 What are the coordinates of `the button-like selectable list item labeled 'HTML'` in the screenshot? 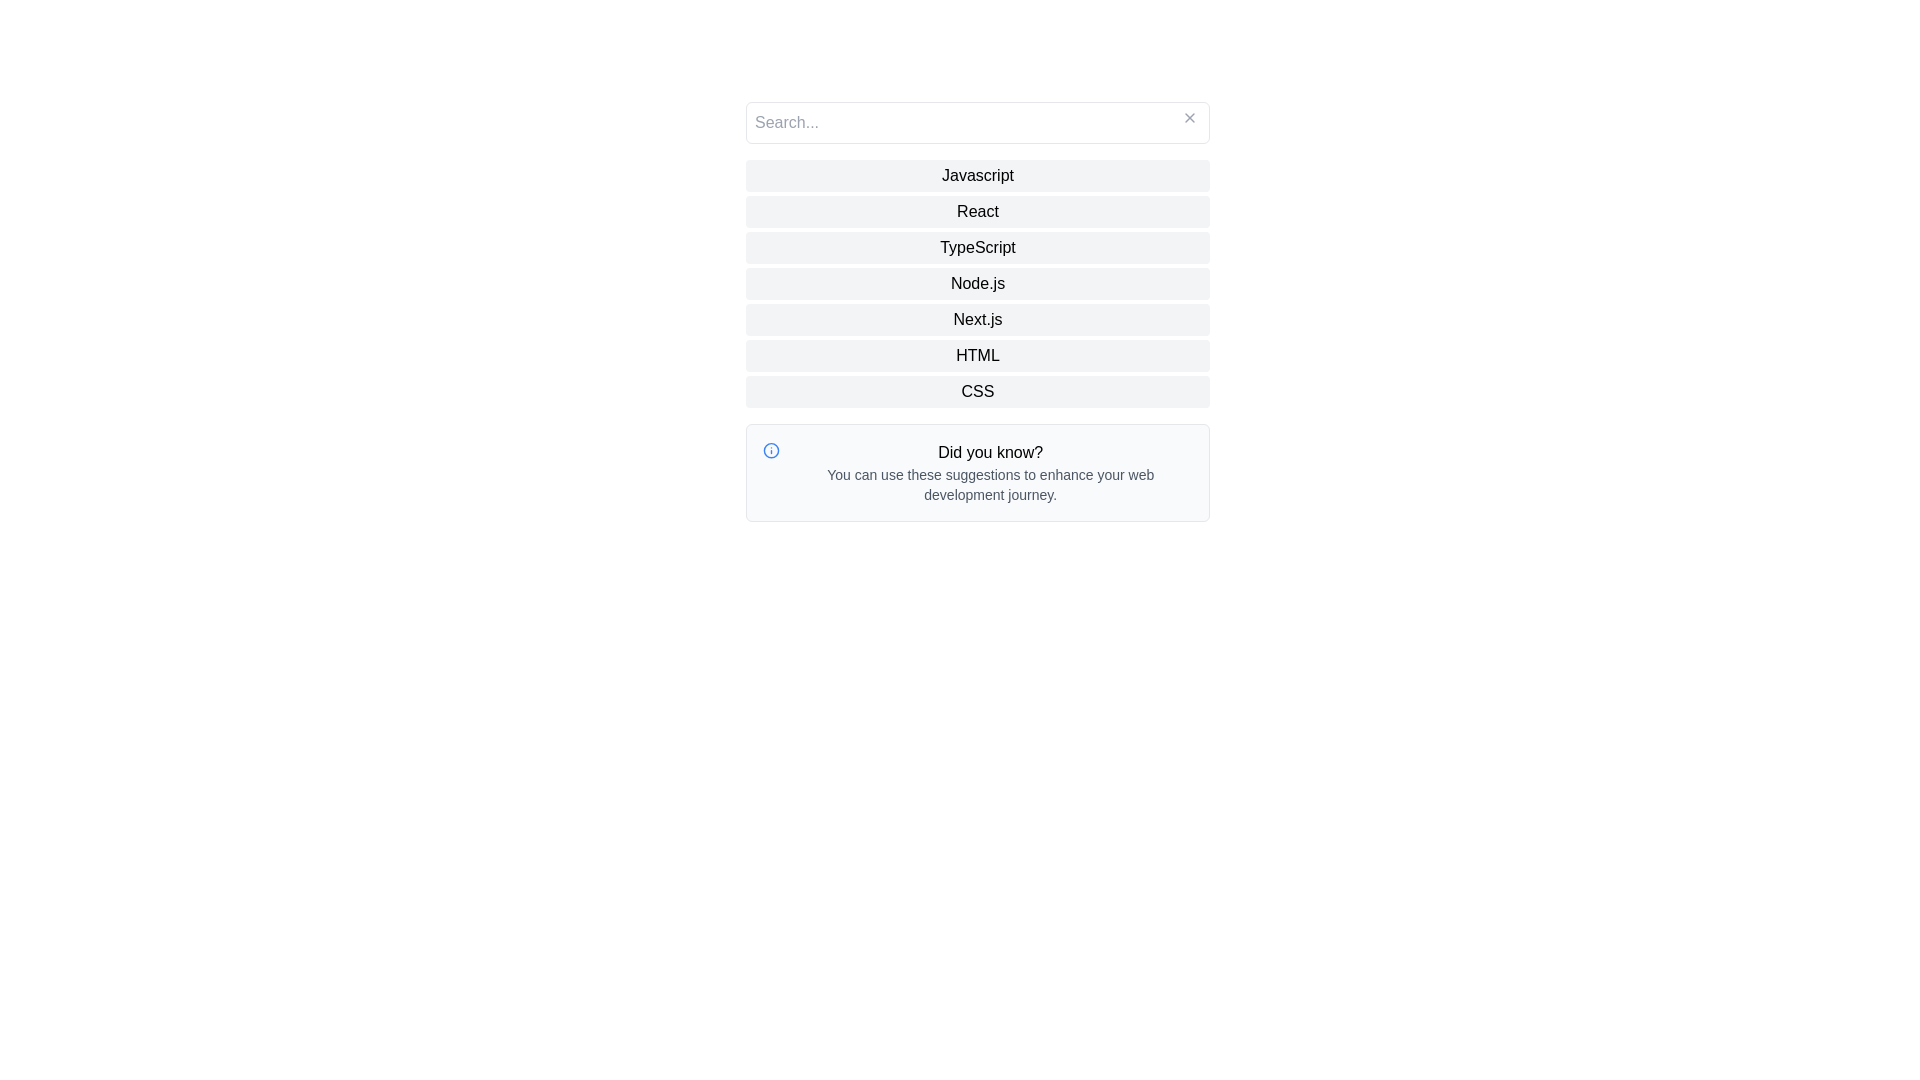 It's located at (978, 354).